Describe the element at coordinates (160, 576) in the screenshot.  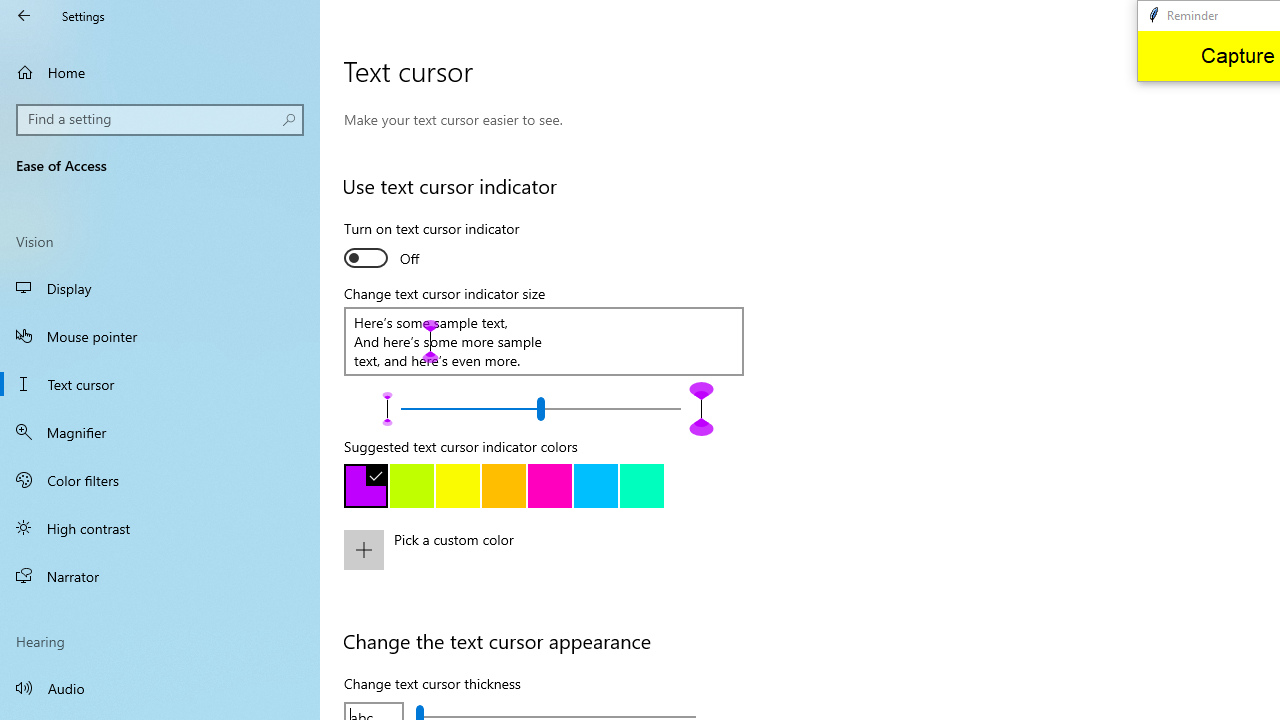
I see `'Narrator'` at that location.